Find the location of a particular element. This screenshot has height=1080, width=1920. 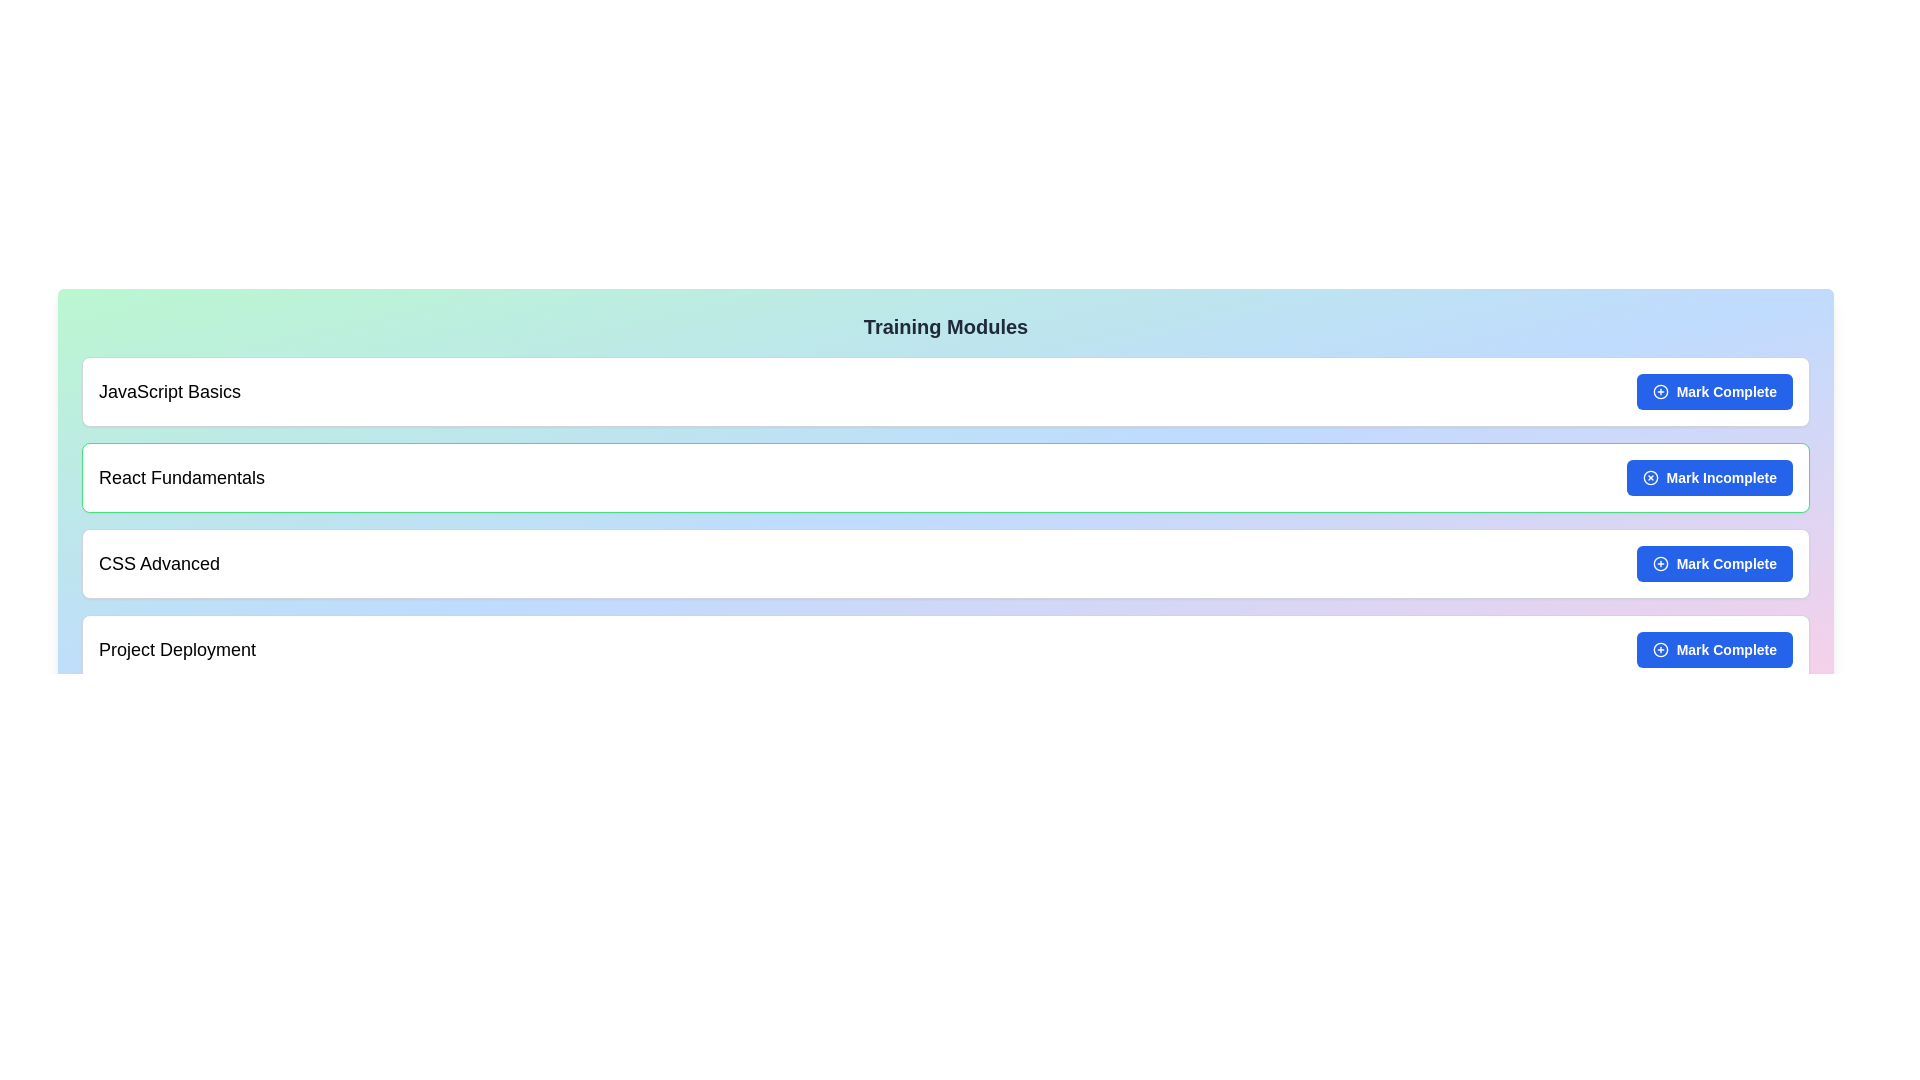

the text label displaying 'React Fundamentals' in bold black font, which is located within a card with white background and green borders is located at coordinates (182, 478).